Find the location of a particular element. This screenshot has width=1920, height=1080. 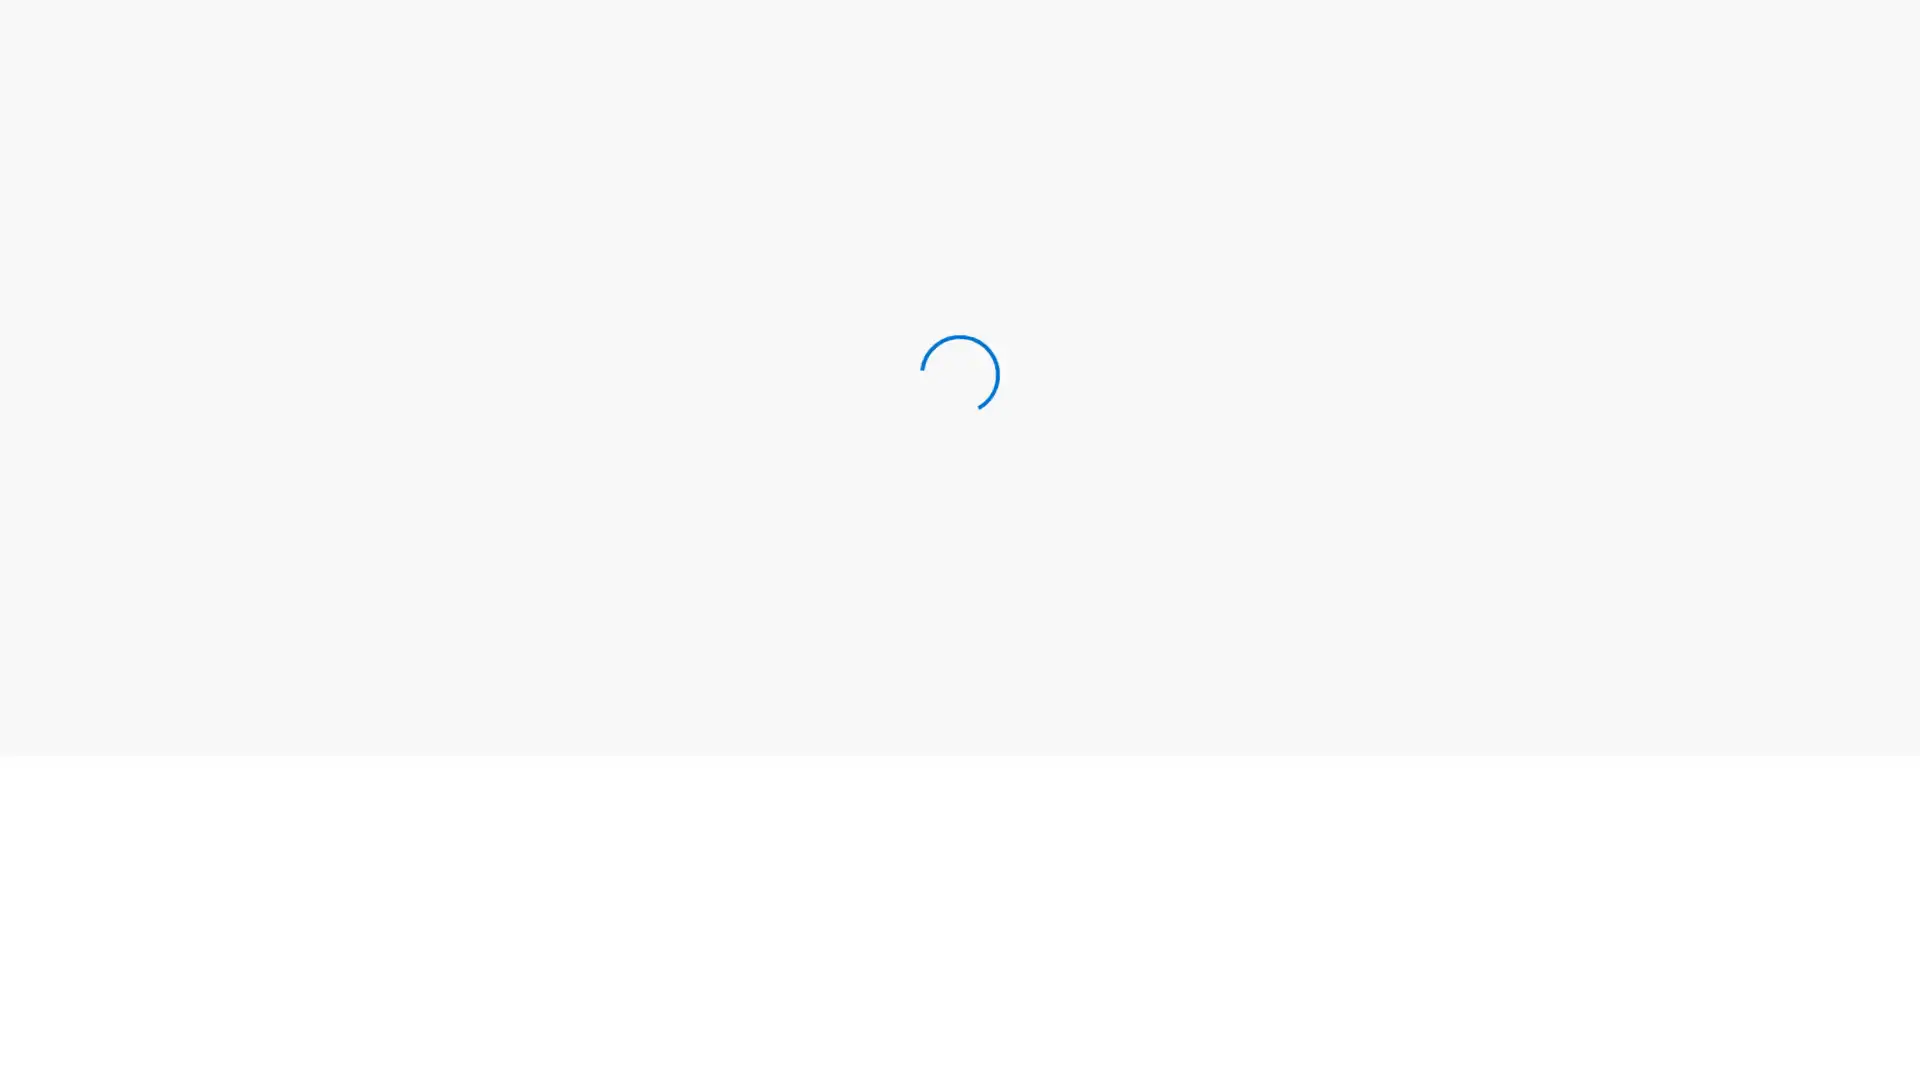

Clears text and closes Search field is located at coordinates (1885, 41).